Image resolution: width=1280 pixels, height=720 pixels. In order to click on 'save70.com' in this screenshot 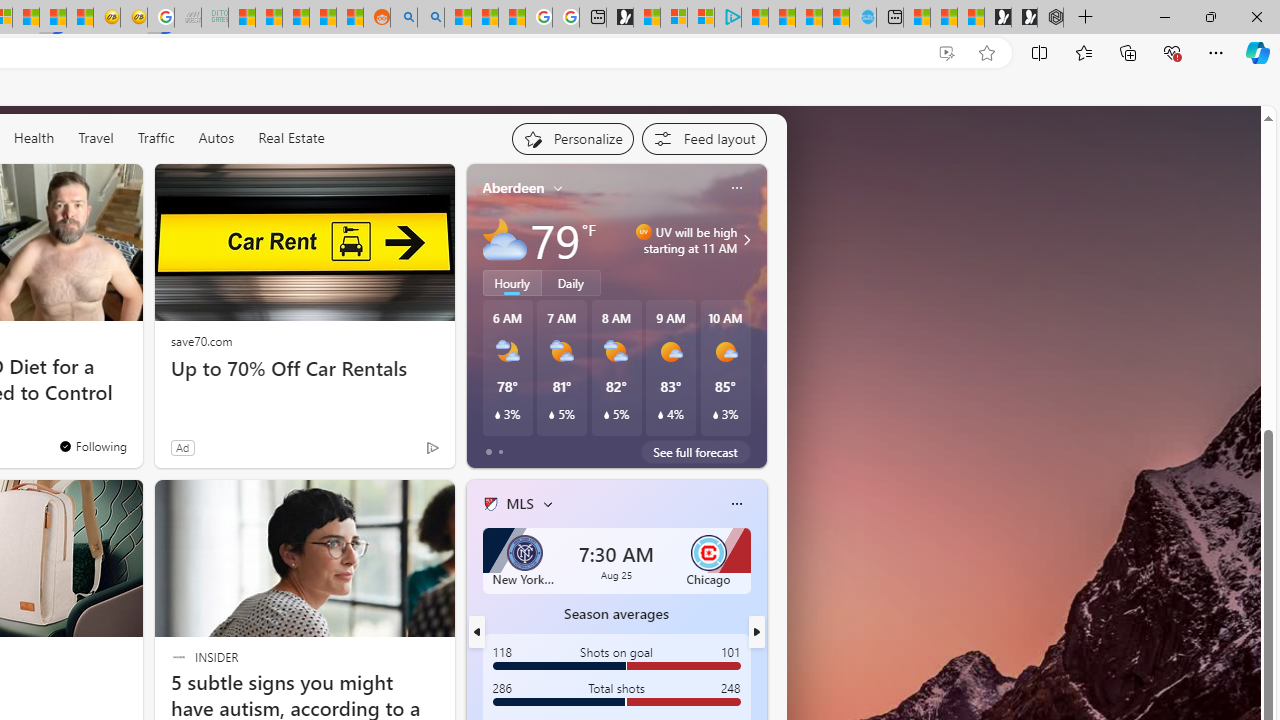, I will do `click(201, 339)`.